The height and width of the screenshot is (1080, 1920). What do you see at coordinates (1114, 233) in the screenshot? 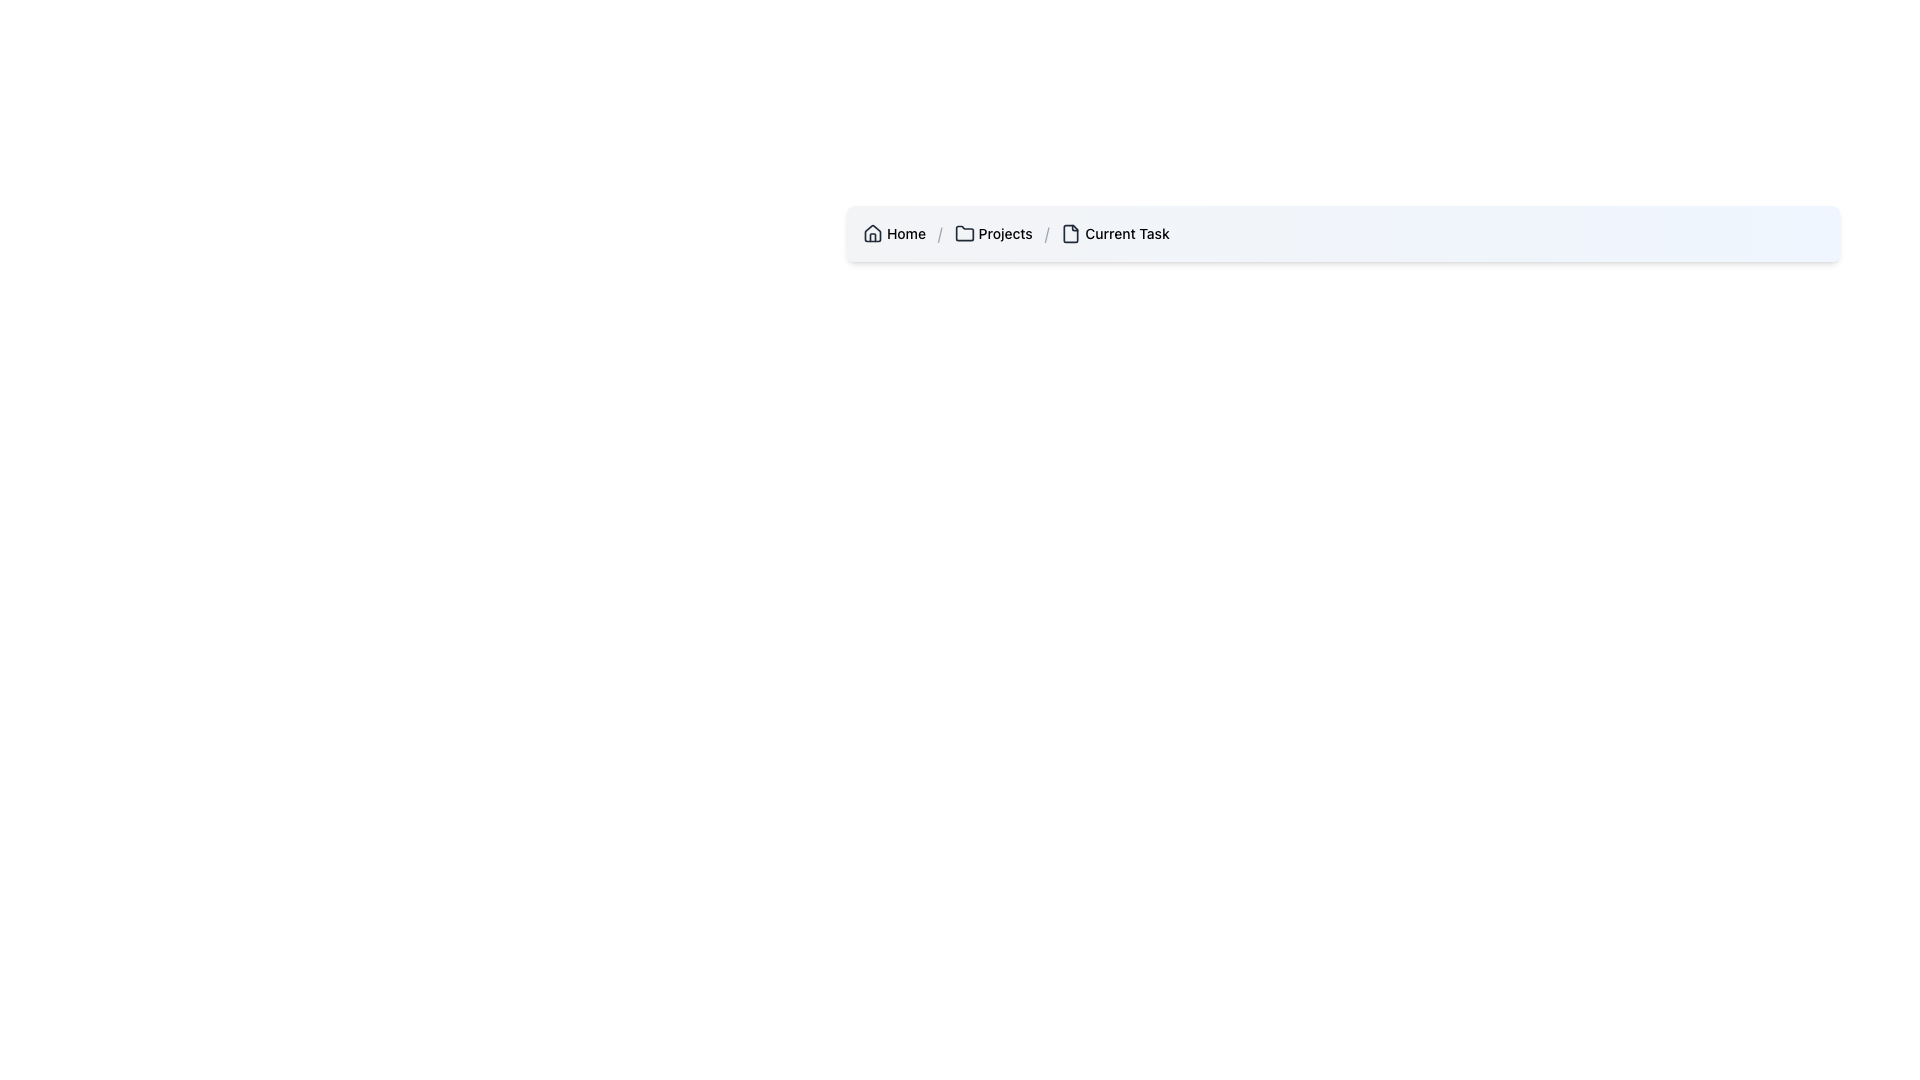
I see `'Current Task' text label in the breadcrumb navigation, which is the fourth entry after 'Home', '/', and 'Projects'` at bounding box center [1114, 233].